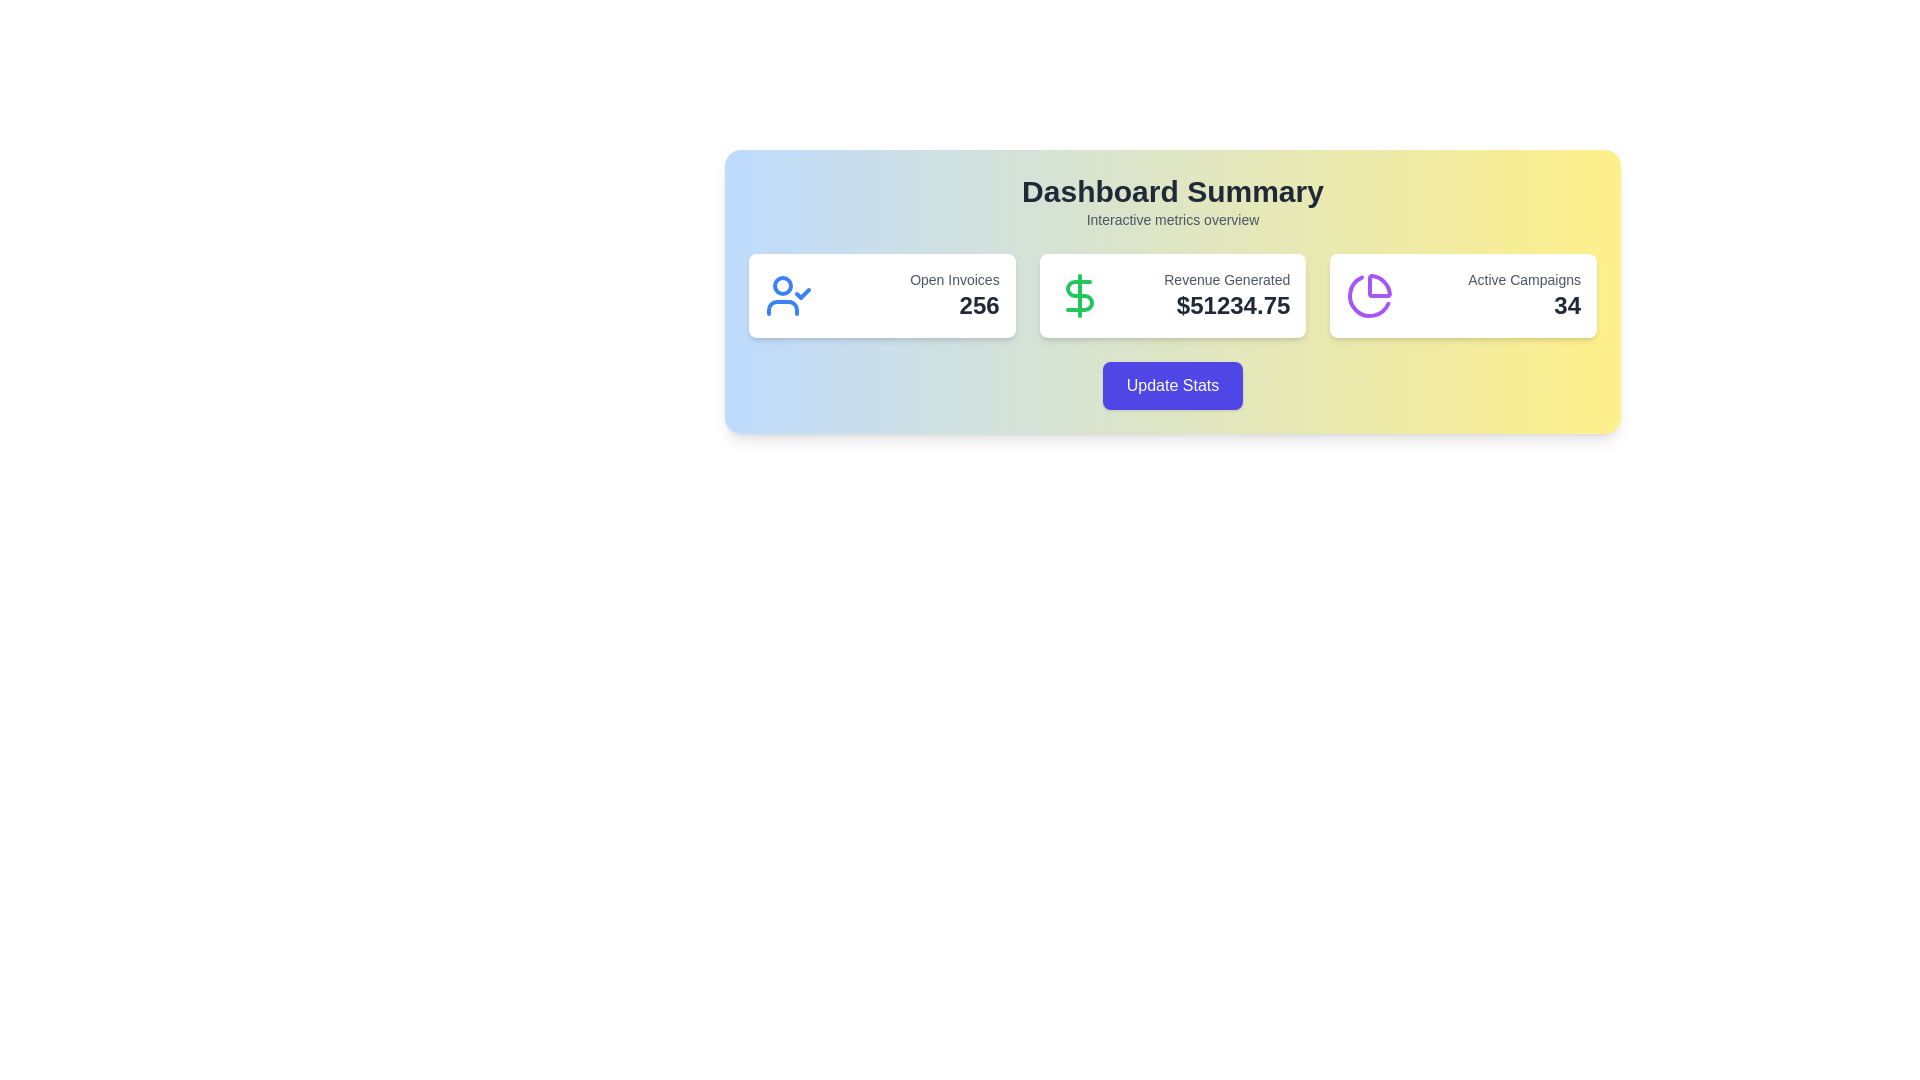 This screenshot has height=1080, width=1920. What do you see at coordinates (1523, 280) in the screenshot?
I see `the 'Active Campaigns' text label, which is styled in gray and located above the numerical value '34' in the rightmost panel of a three-panel dashboard interface` at bounding box center [1523, 280].